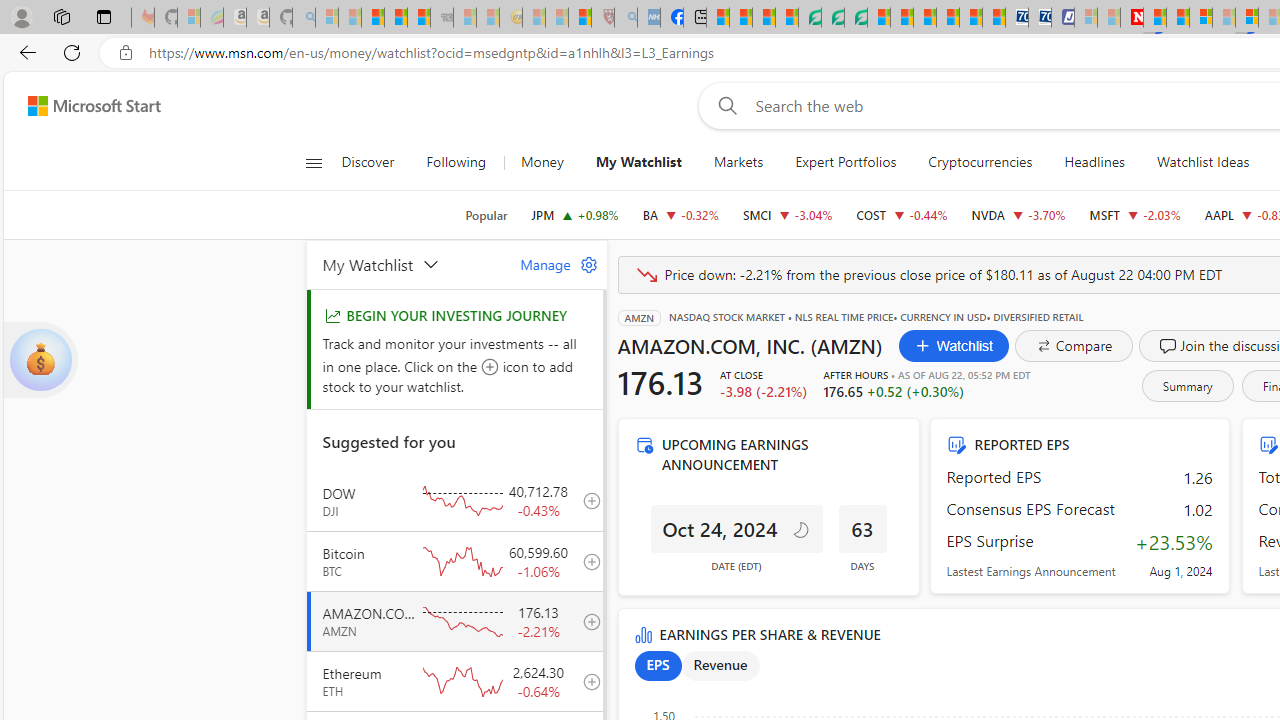  What do you see at coordinates (1018, 214) in the screenshot?
I see `'NVDA NVIDIA CORPORATION decrease 123.74 -4.76 -3.70%'` at bounding box center [1018, 214].